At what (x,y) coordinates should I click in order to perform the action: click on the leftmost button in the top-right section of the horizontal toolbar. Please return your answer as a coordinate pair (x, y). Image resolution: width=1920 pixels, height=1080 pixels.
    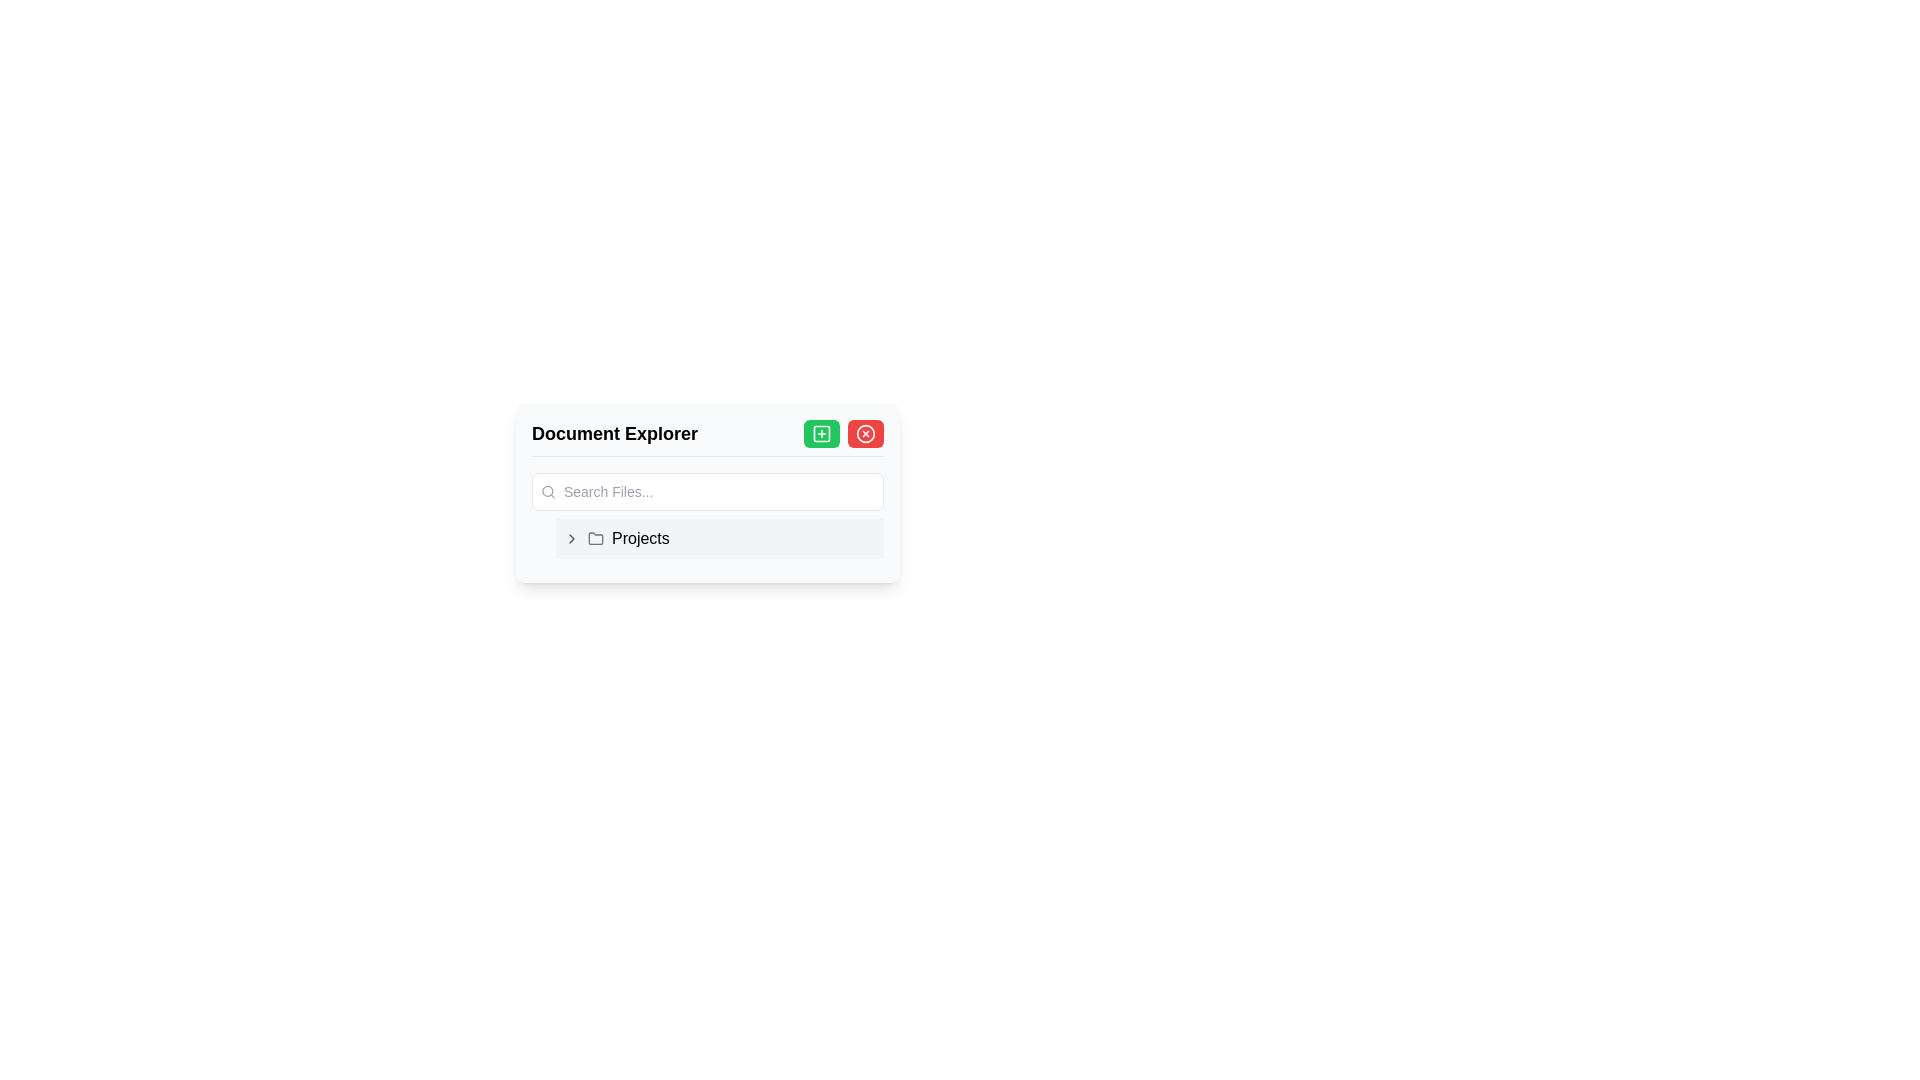
    Looking at the image, I should click on (821, 433).